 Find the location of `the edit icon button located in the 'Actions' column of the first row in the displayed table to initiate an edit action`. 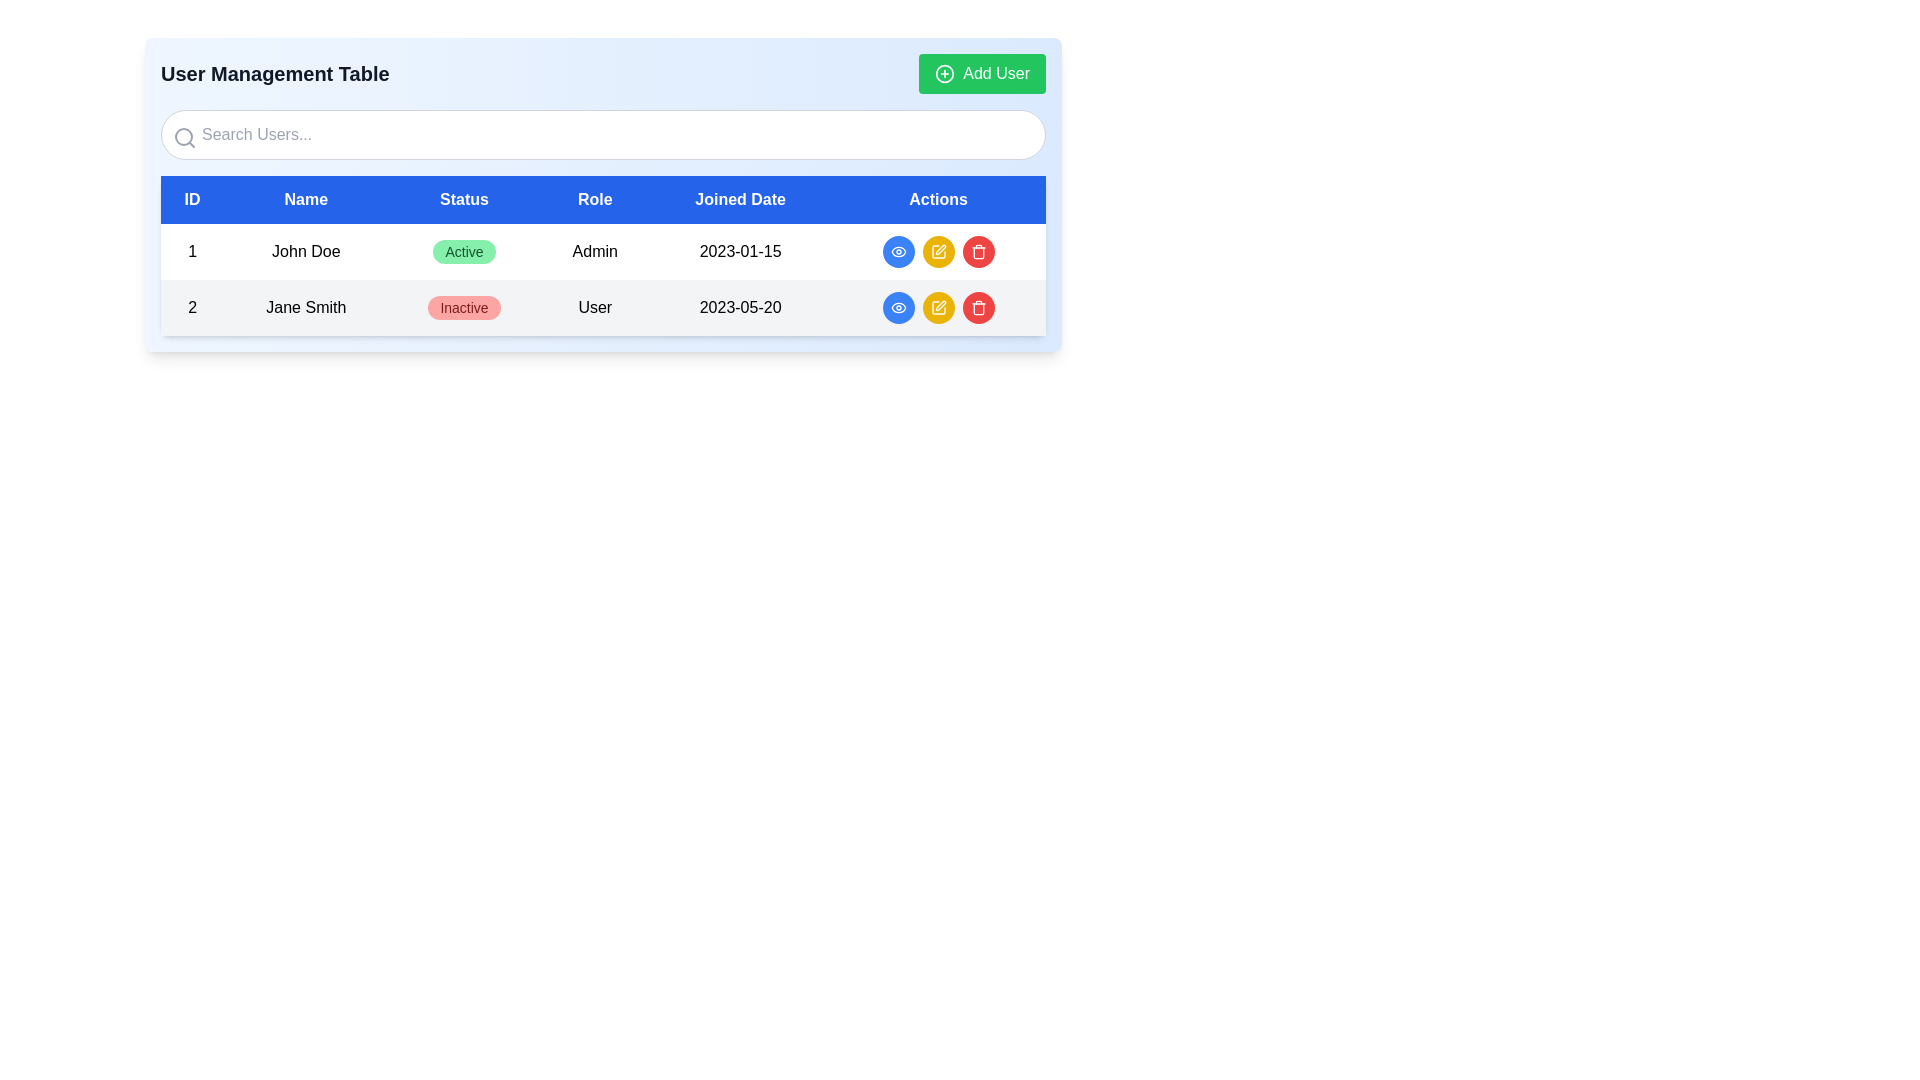

the edit icon button located in the 'Actions' column of the first row in the displayed table to initiate an edit action is located at coordinates (939, 305).